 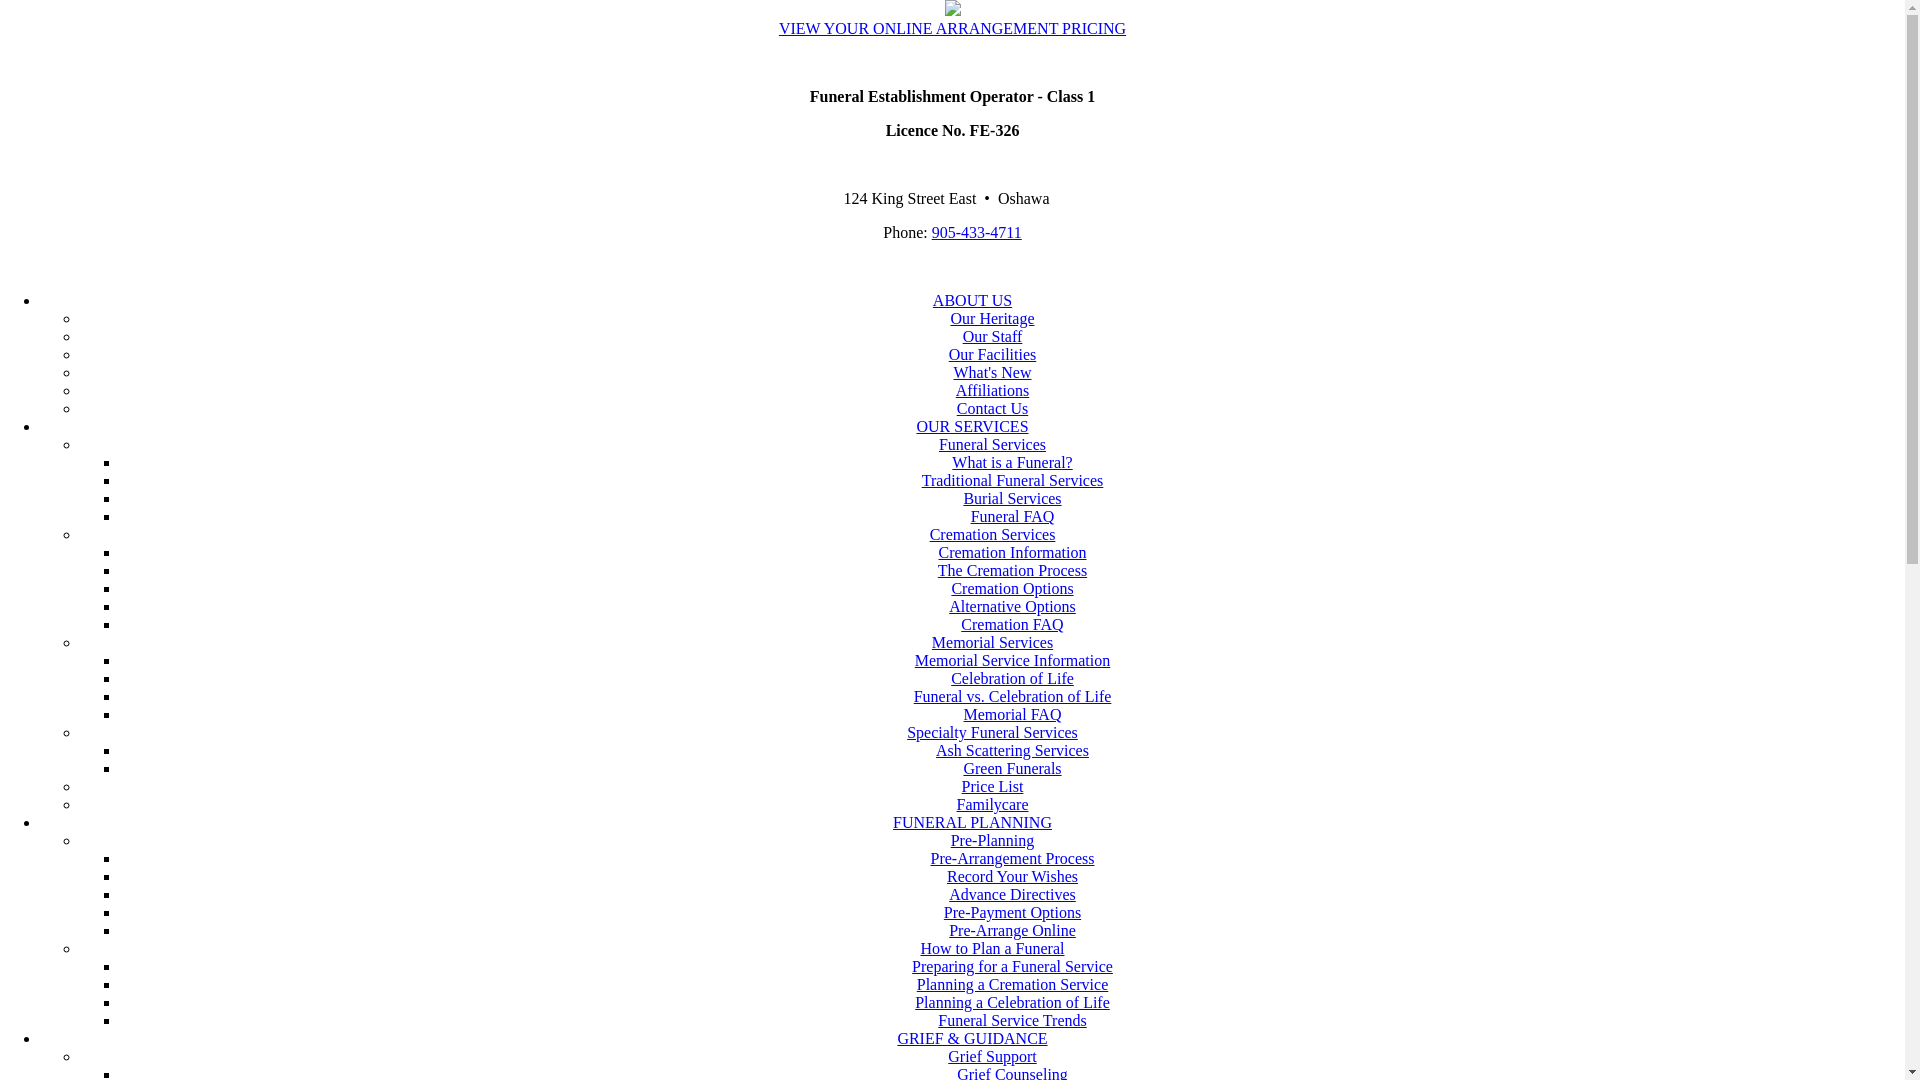 What do you see at coordinates (936, 1020) in the screenshot?
I see `'Funeral Service Trends'` at bounding box center [936, 1020].